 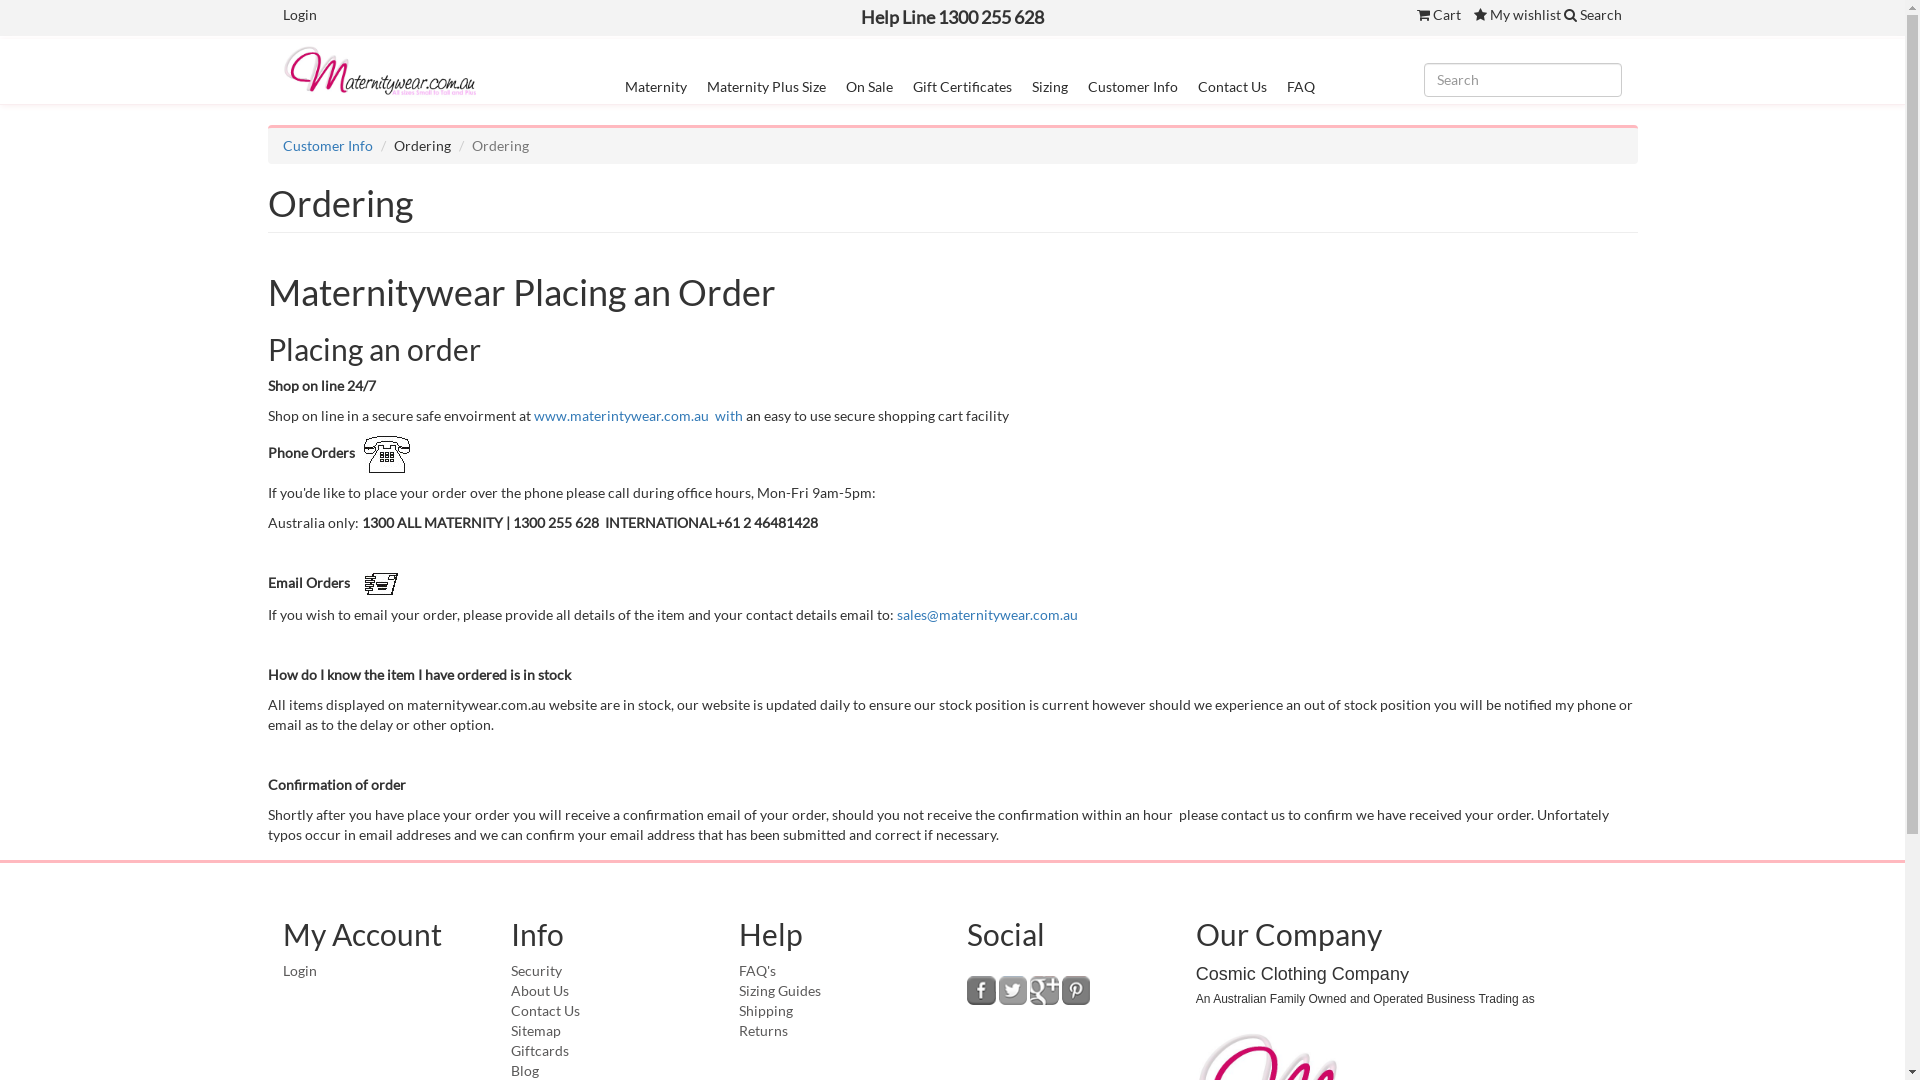 What do you see at coordinates (539, 990) in the screenshot?
I see `'About Us'` at bounding box center [539, 990].